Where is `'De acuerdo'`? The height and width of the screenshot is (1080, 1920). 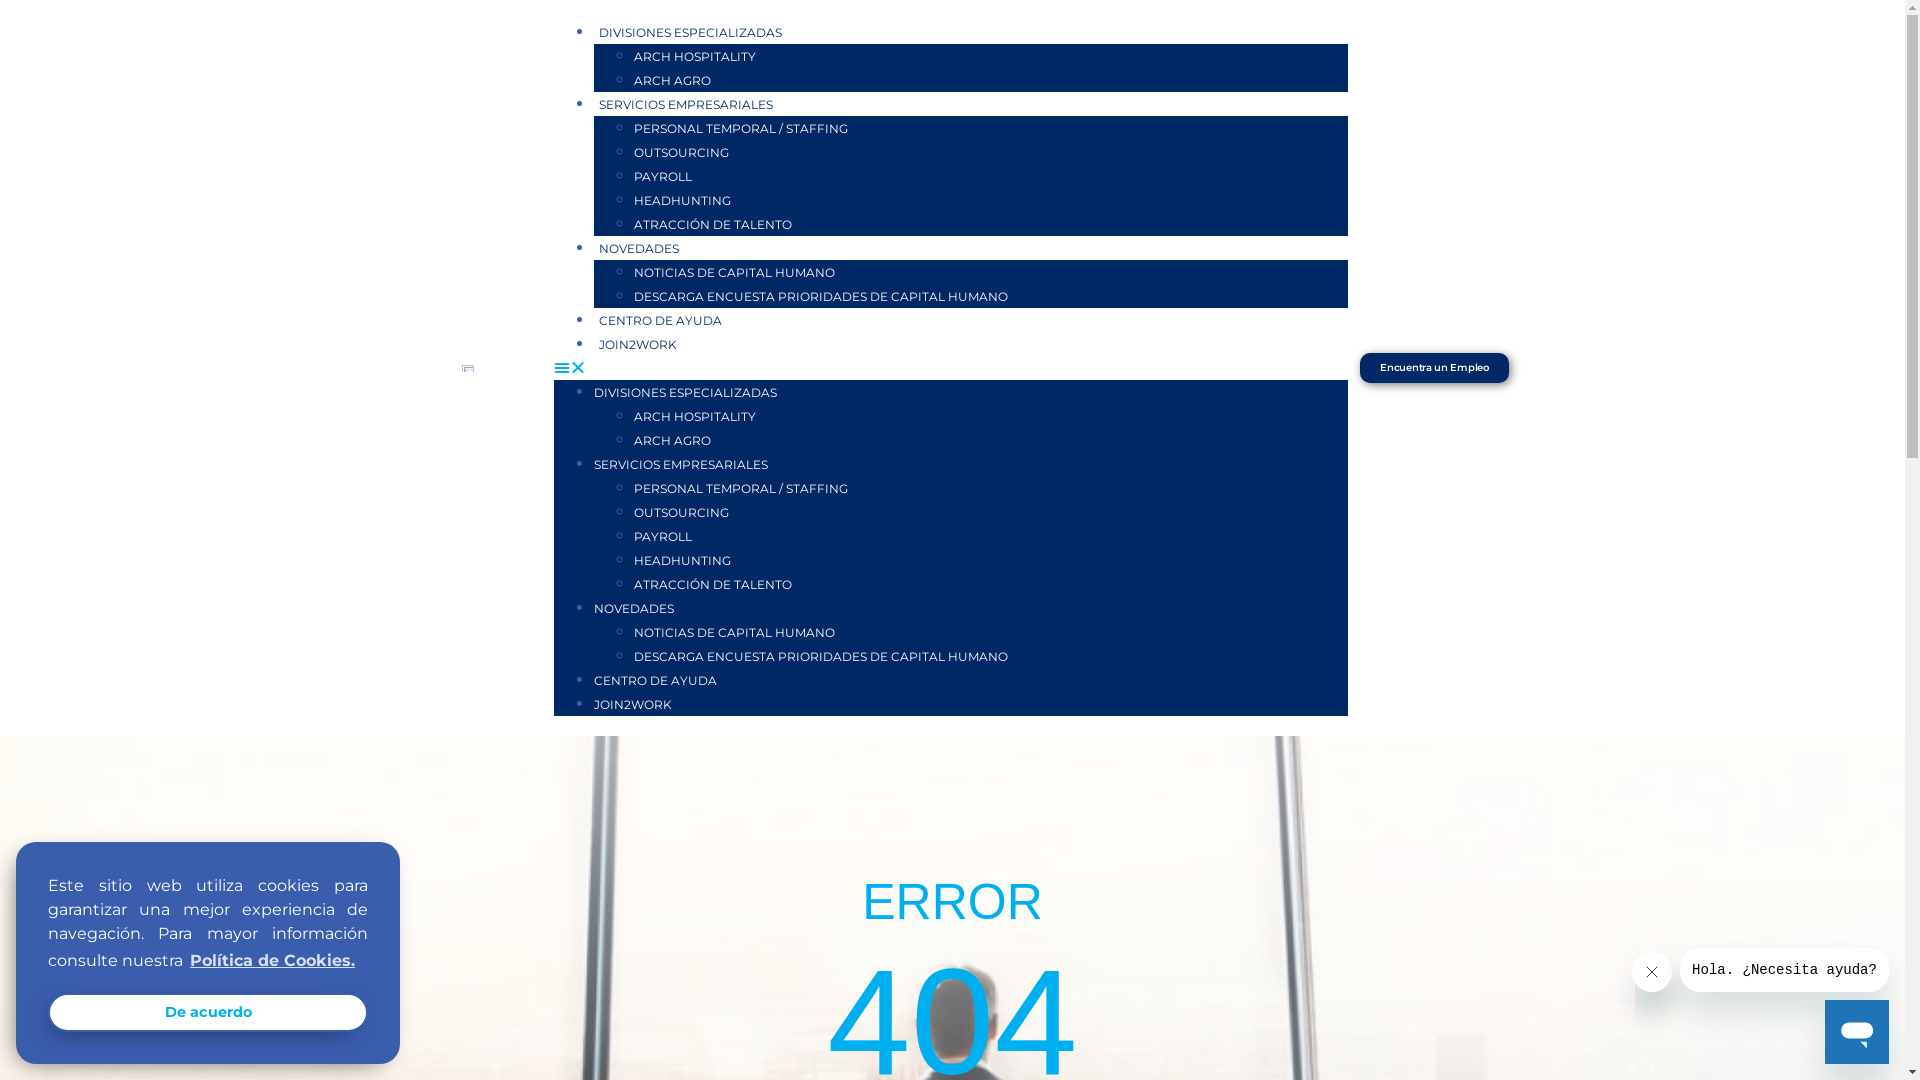 'De acuerdo' is located at coordinates (207, 1011).